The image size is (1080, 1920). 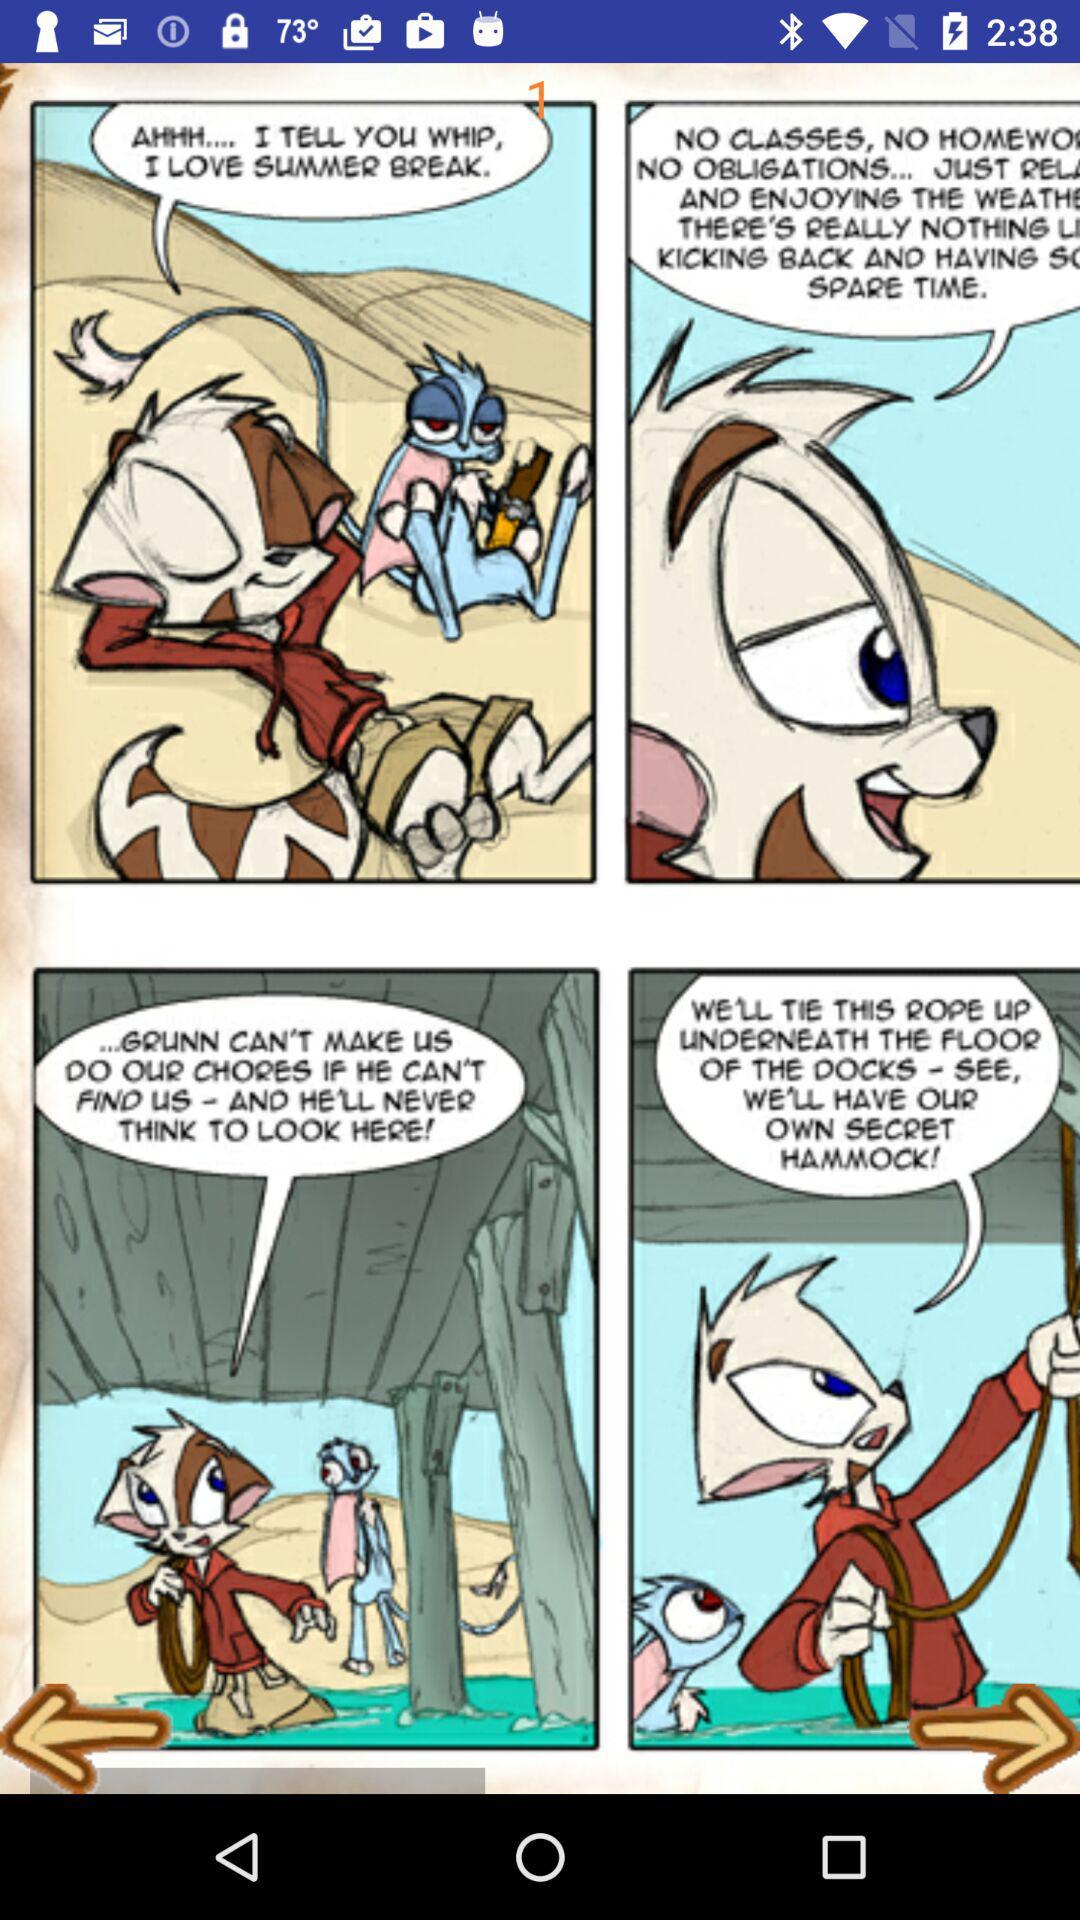 What do you see at coordinates (85, 1737) in the screenshot?
I see `the arrow_backward icon` at bounding box center [85, 1737].